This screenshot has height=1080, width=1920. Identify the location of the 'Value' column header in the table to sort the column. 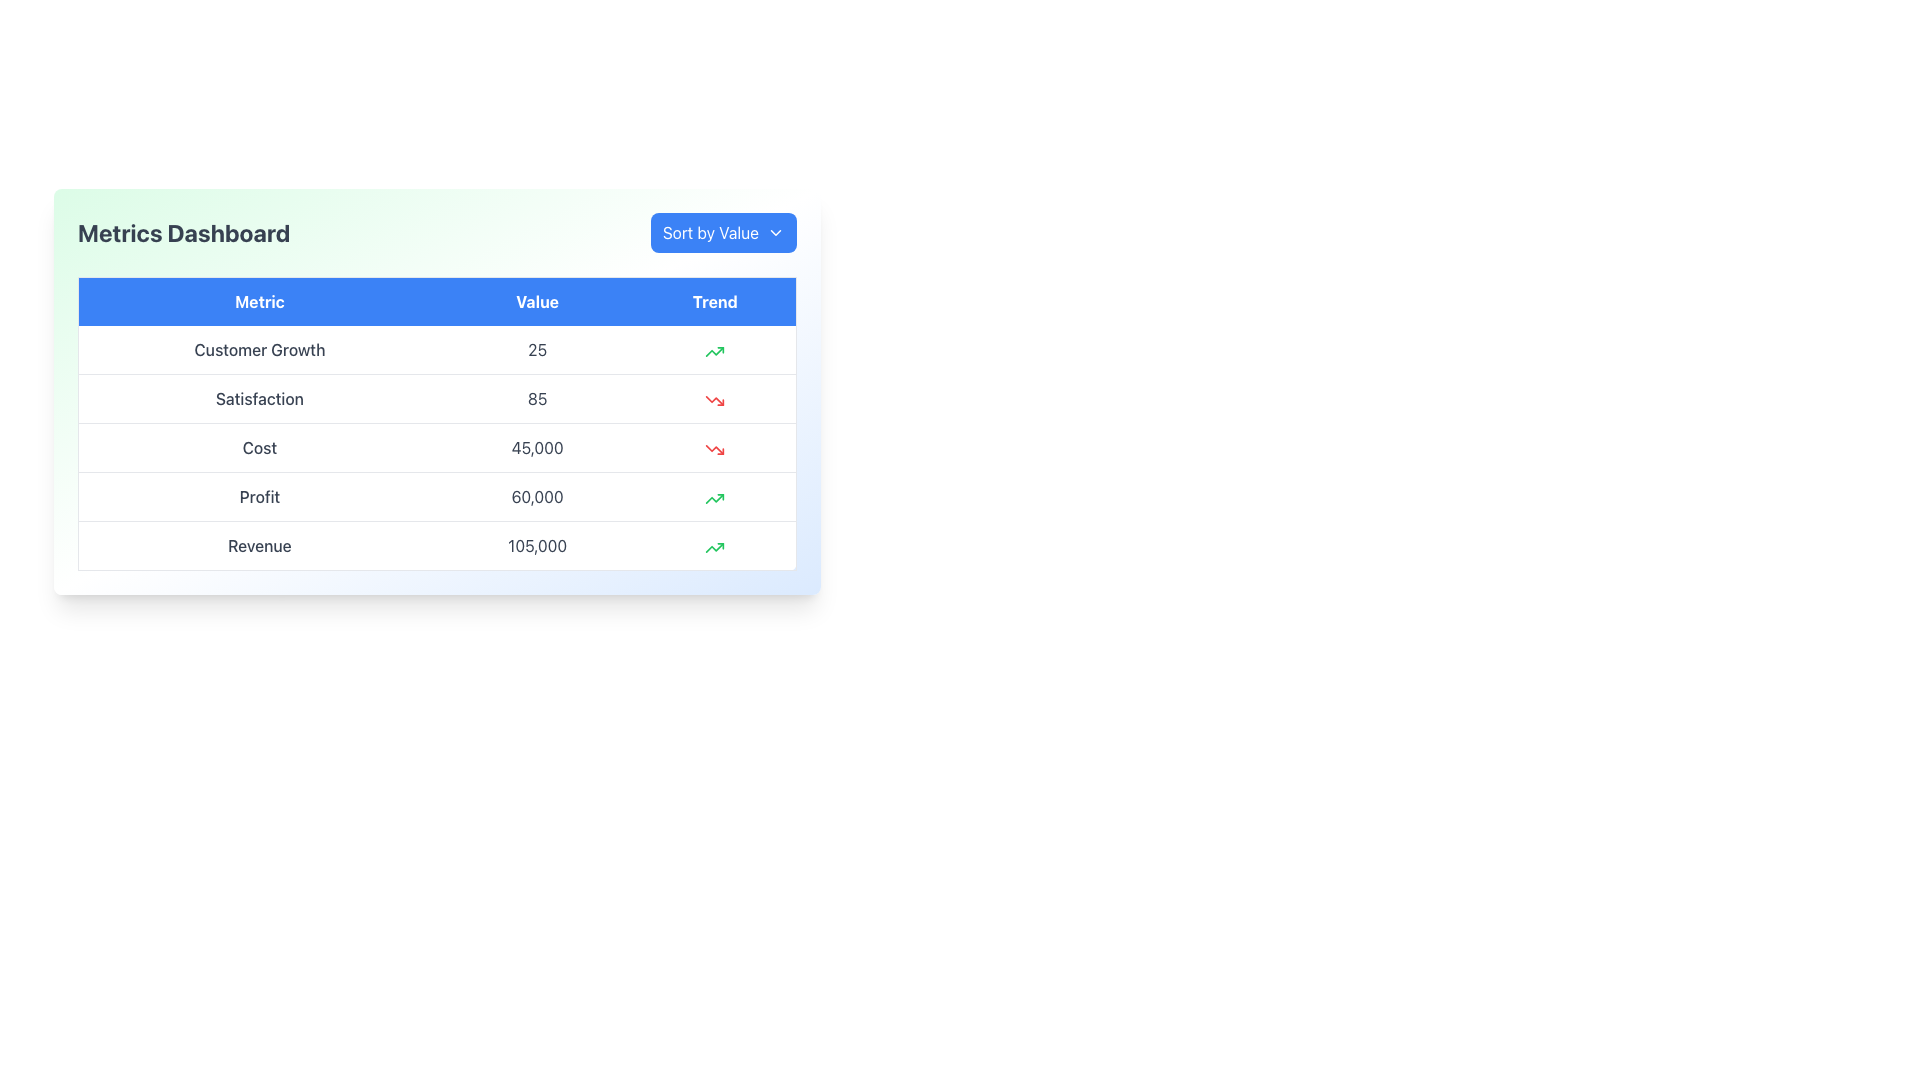
(537, 301).